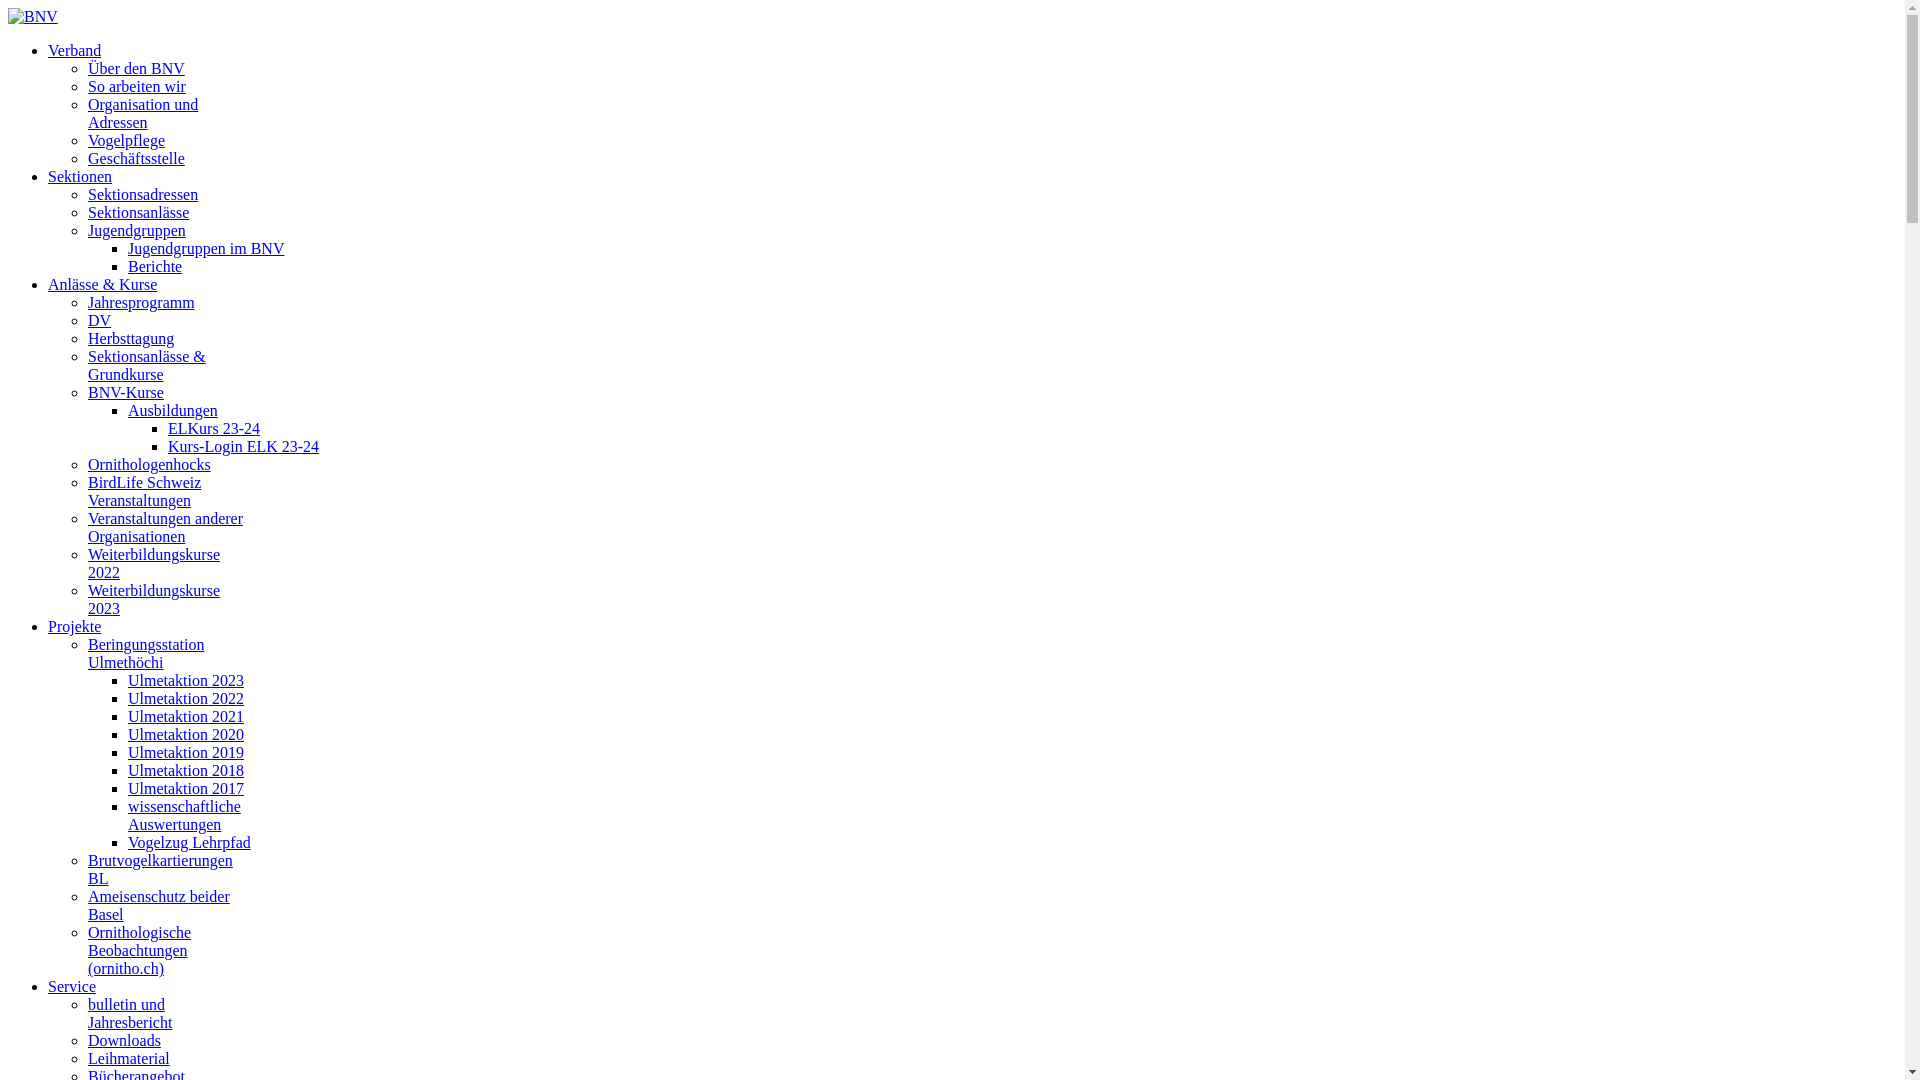 The width and height of the screenshot is (1920, 1080). What do you see at coordinates (186, 715) in the screenshot?
I see `'Ulmetaktion 2021'` at bounding box center [186, 715].